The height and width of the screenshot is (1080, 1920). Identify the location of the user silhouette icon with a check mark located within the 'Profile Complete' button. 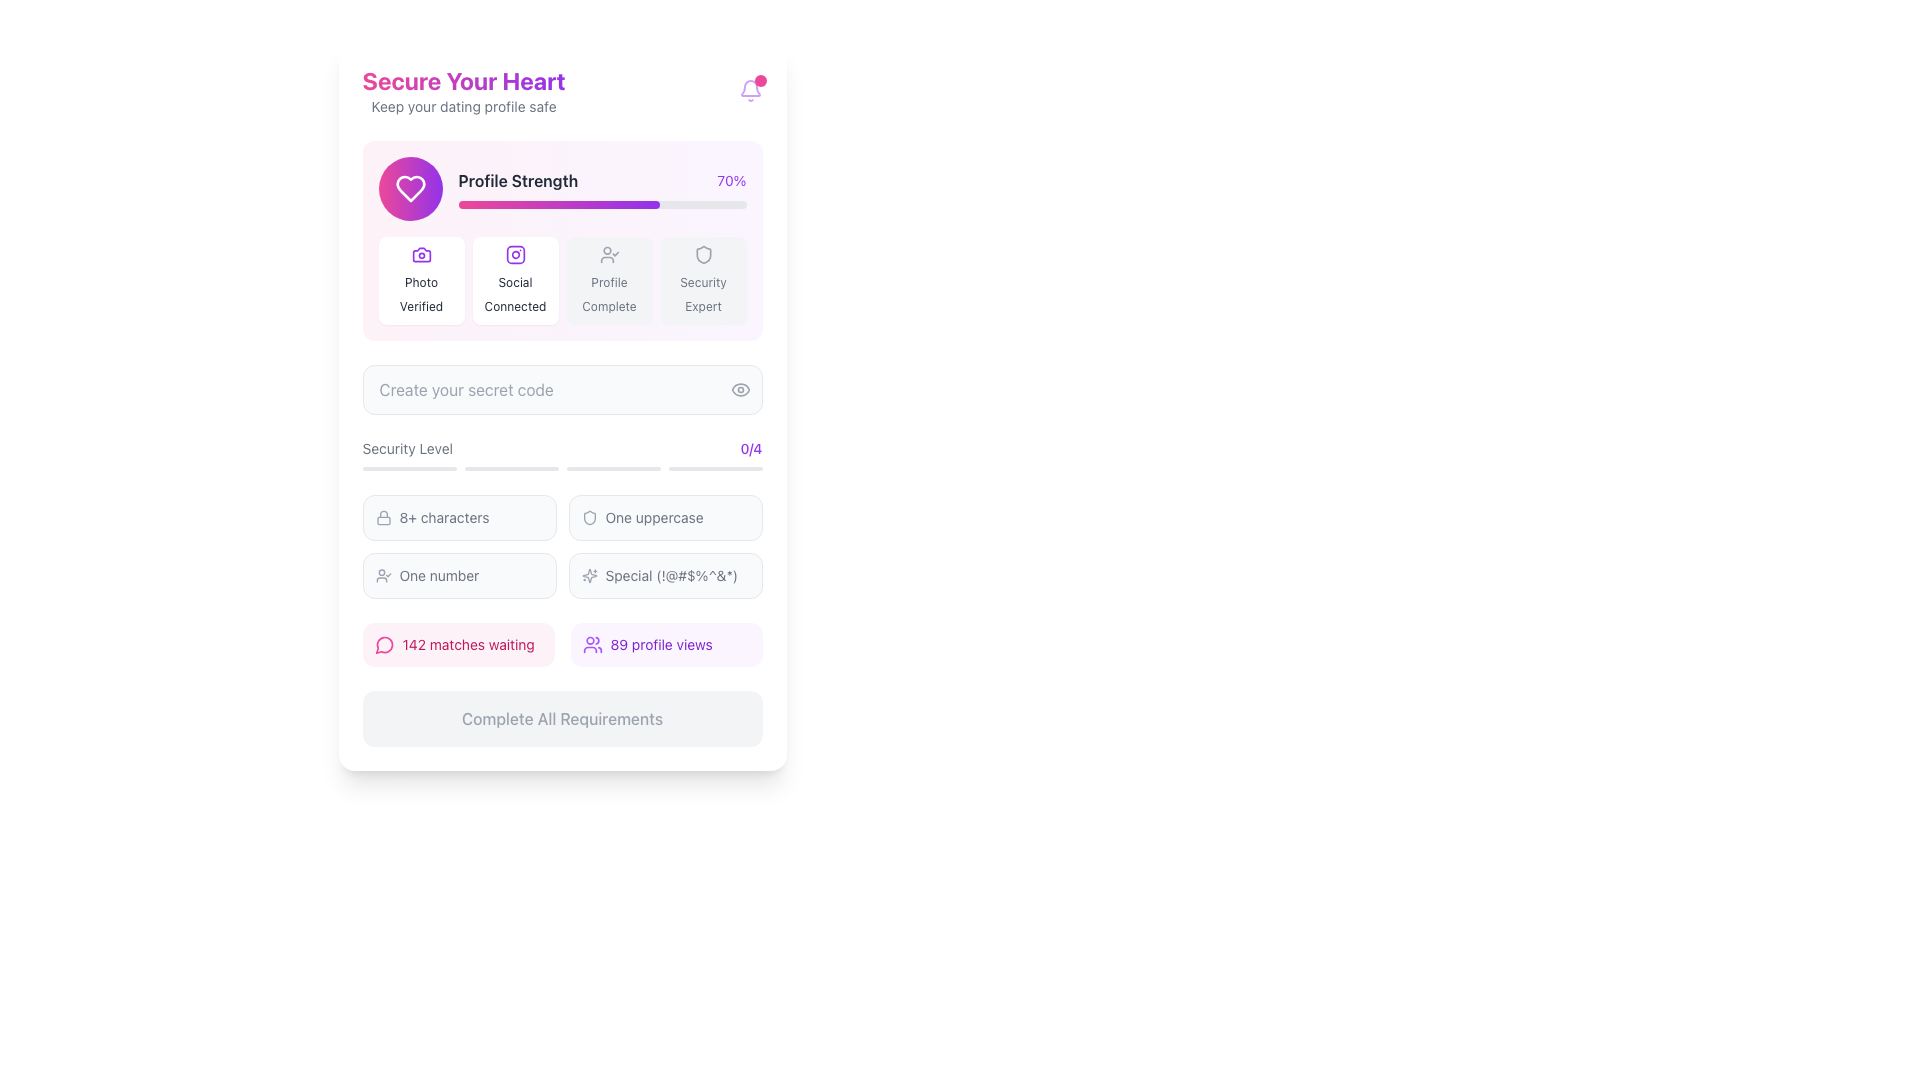
(608, 253).